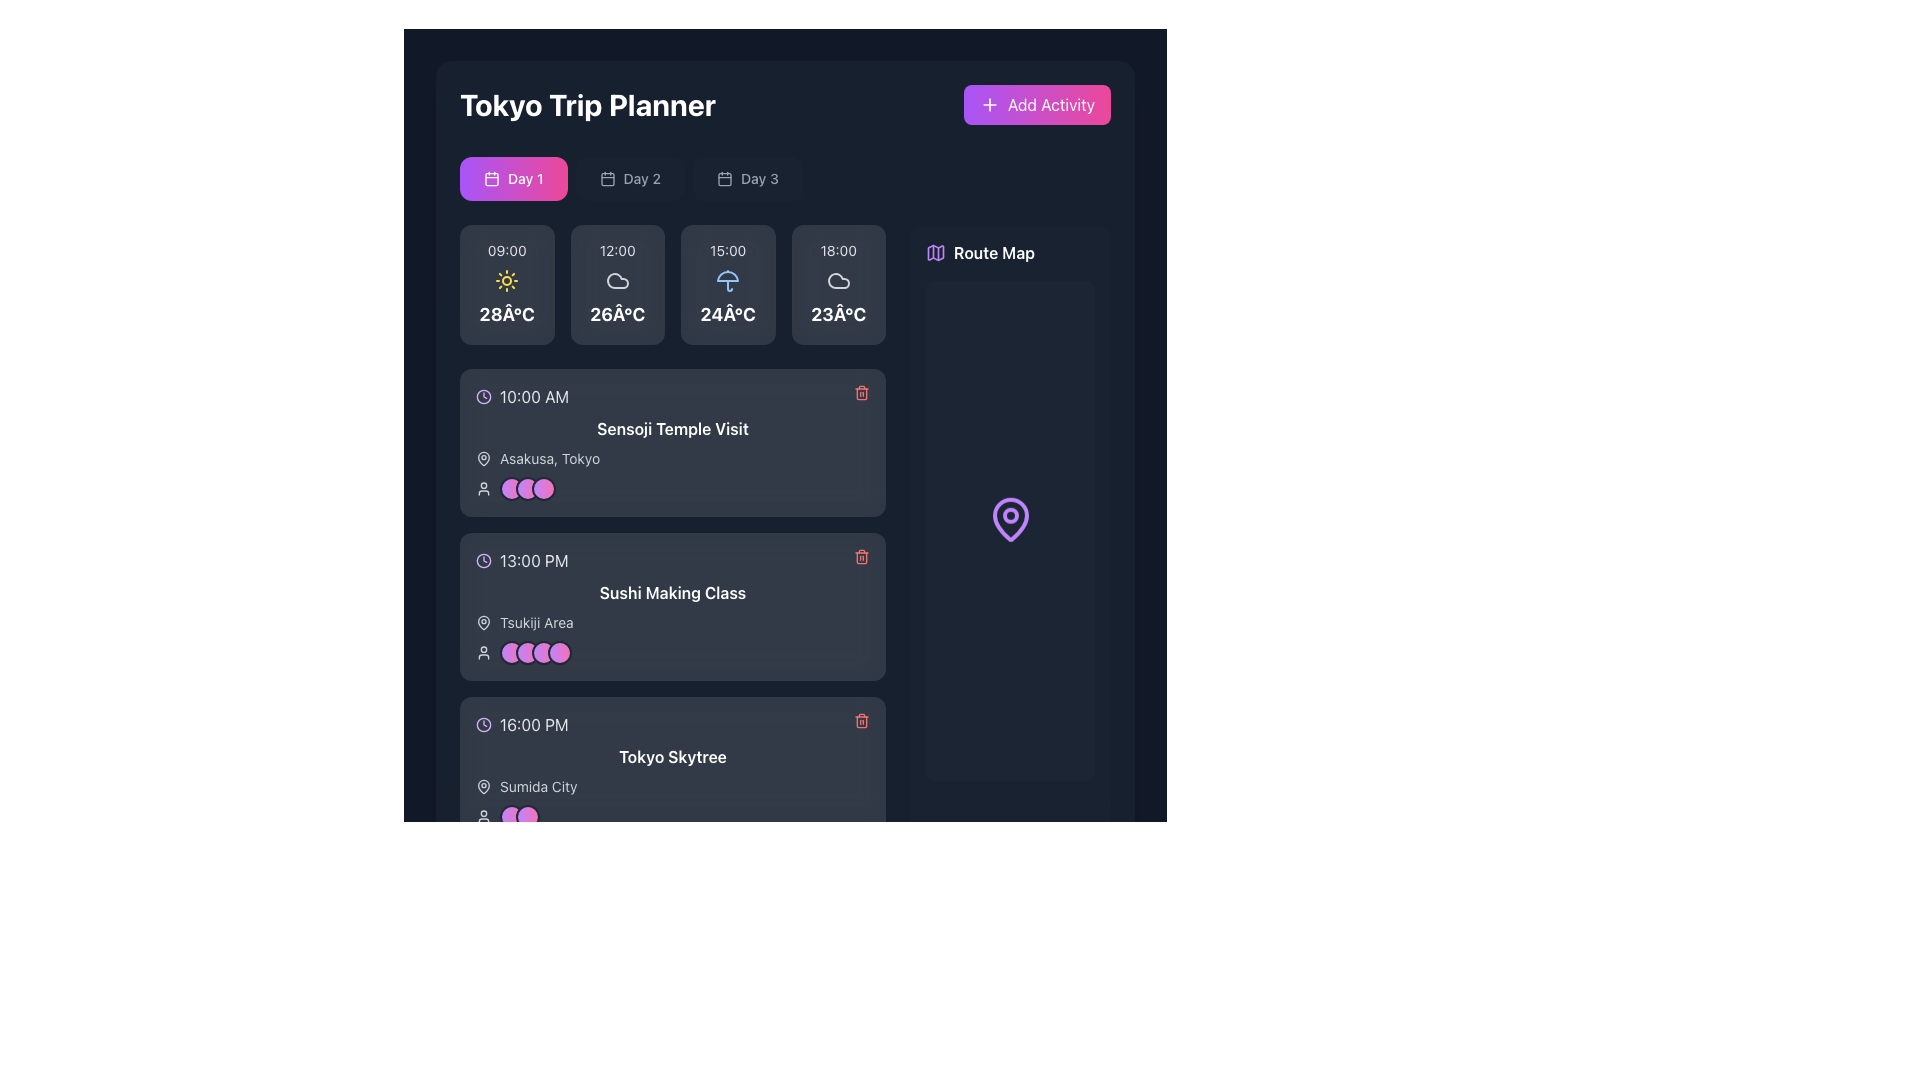  I want to click on text label located in the lower portion of the card-like layout, which specifies the name of the destination or event associated with the scheduled time of '16:00 PM', so click(672, 756).